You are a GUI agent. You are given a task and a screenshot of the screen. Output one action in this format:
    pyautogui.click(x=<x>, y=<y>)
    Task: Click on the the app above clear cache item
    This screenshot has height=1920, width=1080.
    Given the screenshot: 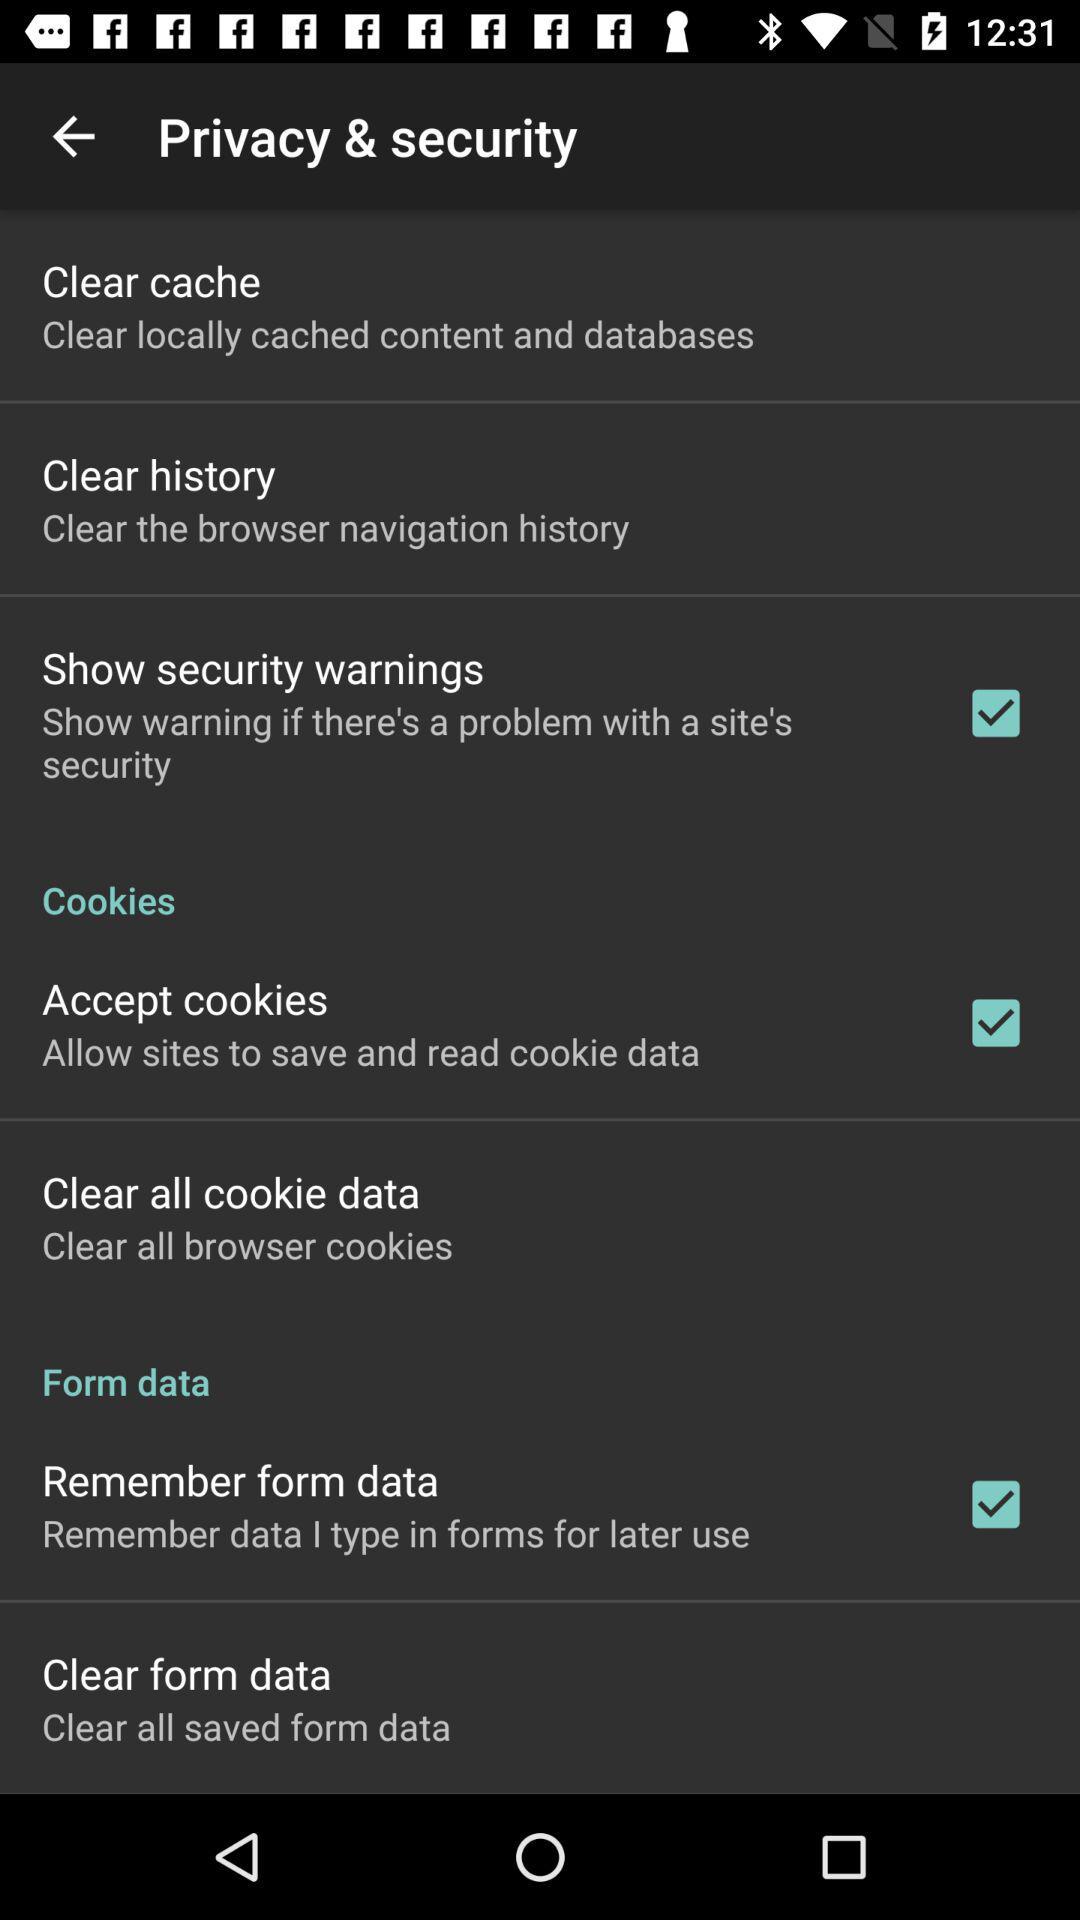 What is the action you would take?
    pyautogui.click(x=72, y=135)
    